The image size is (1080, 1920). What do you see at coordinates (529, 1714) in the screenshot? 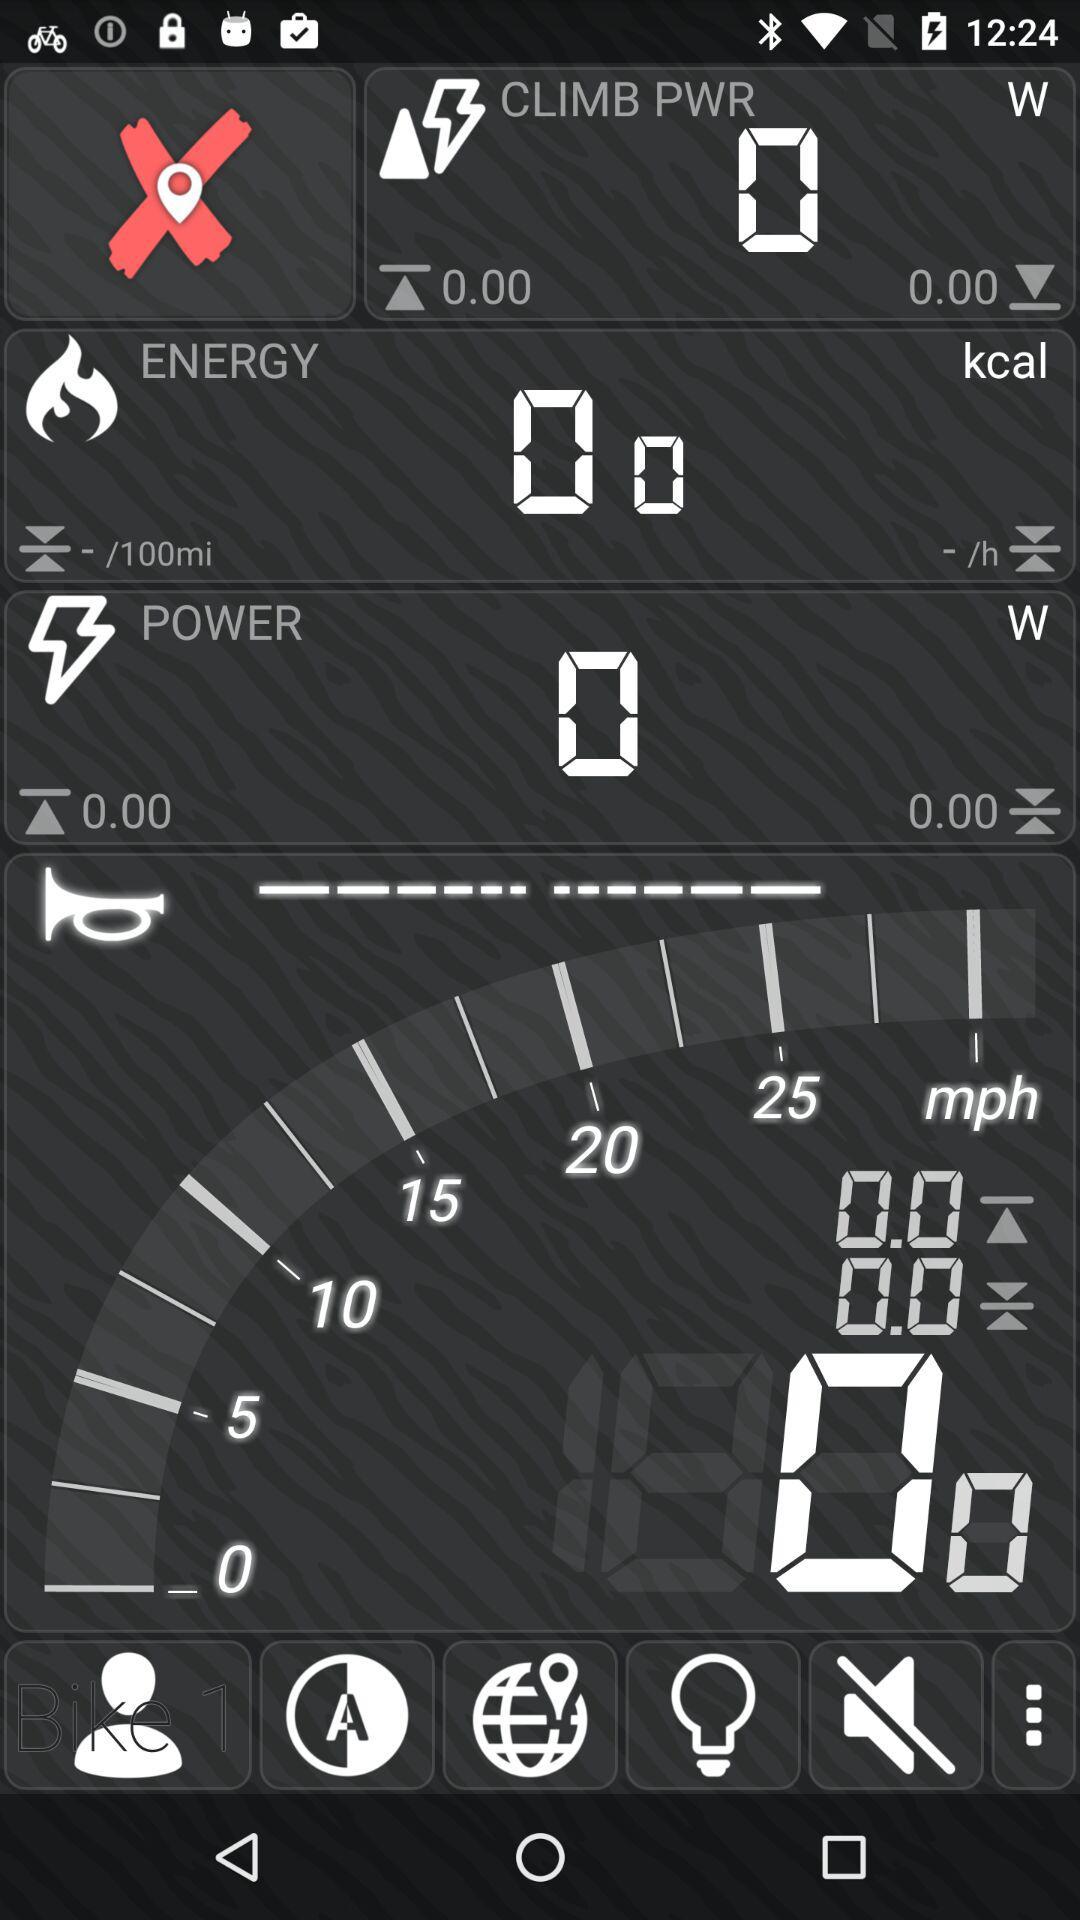
I see `location tab` at bounding box center [529, 1714].